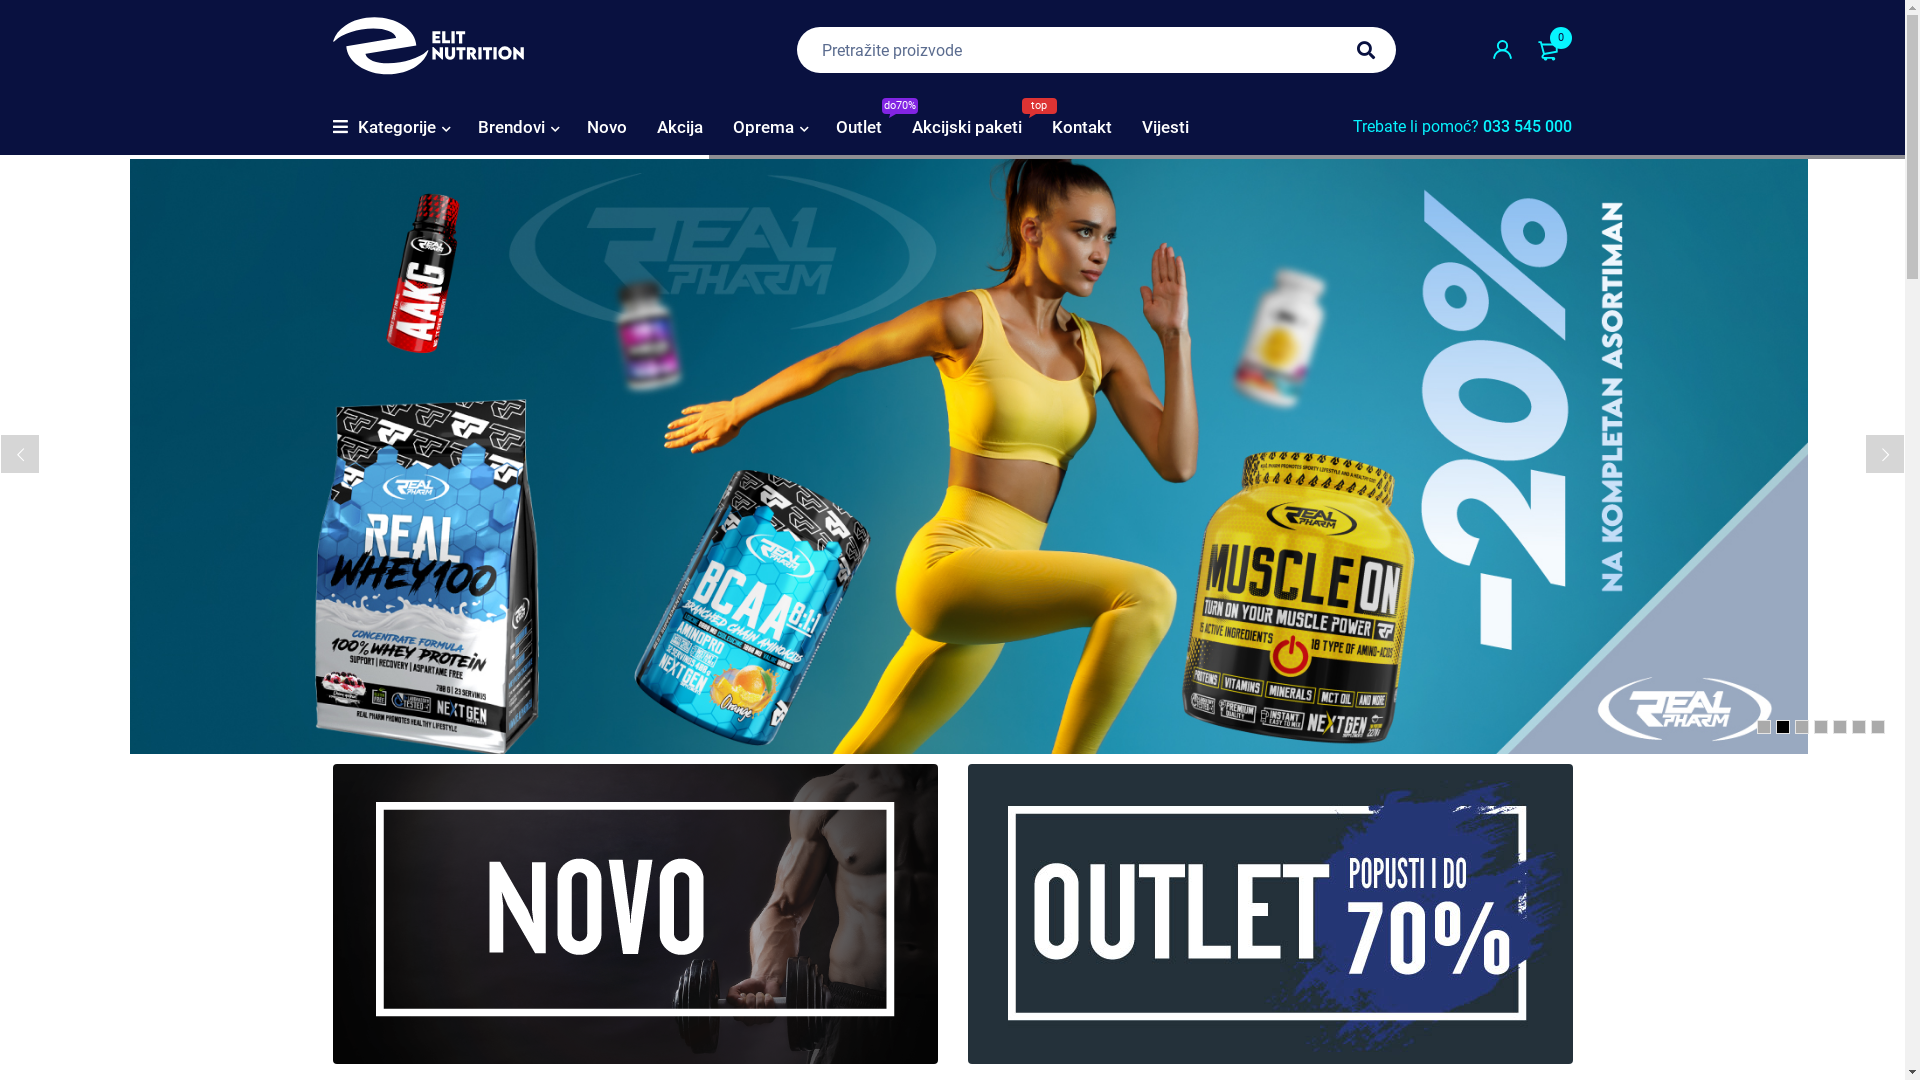 The height and width of the screenshot is (1080, 1920). What do you see at coordinates (911, 127) in the screenshot?
I see `'Akcijski paketi` at bounding box center [911, 127].